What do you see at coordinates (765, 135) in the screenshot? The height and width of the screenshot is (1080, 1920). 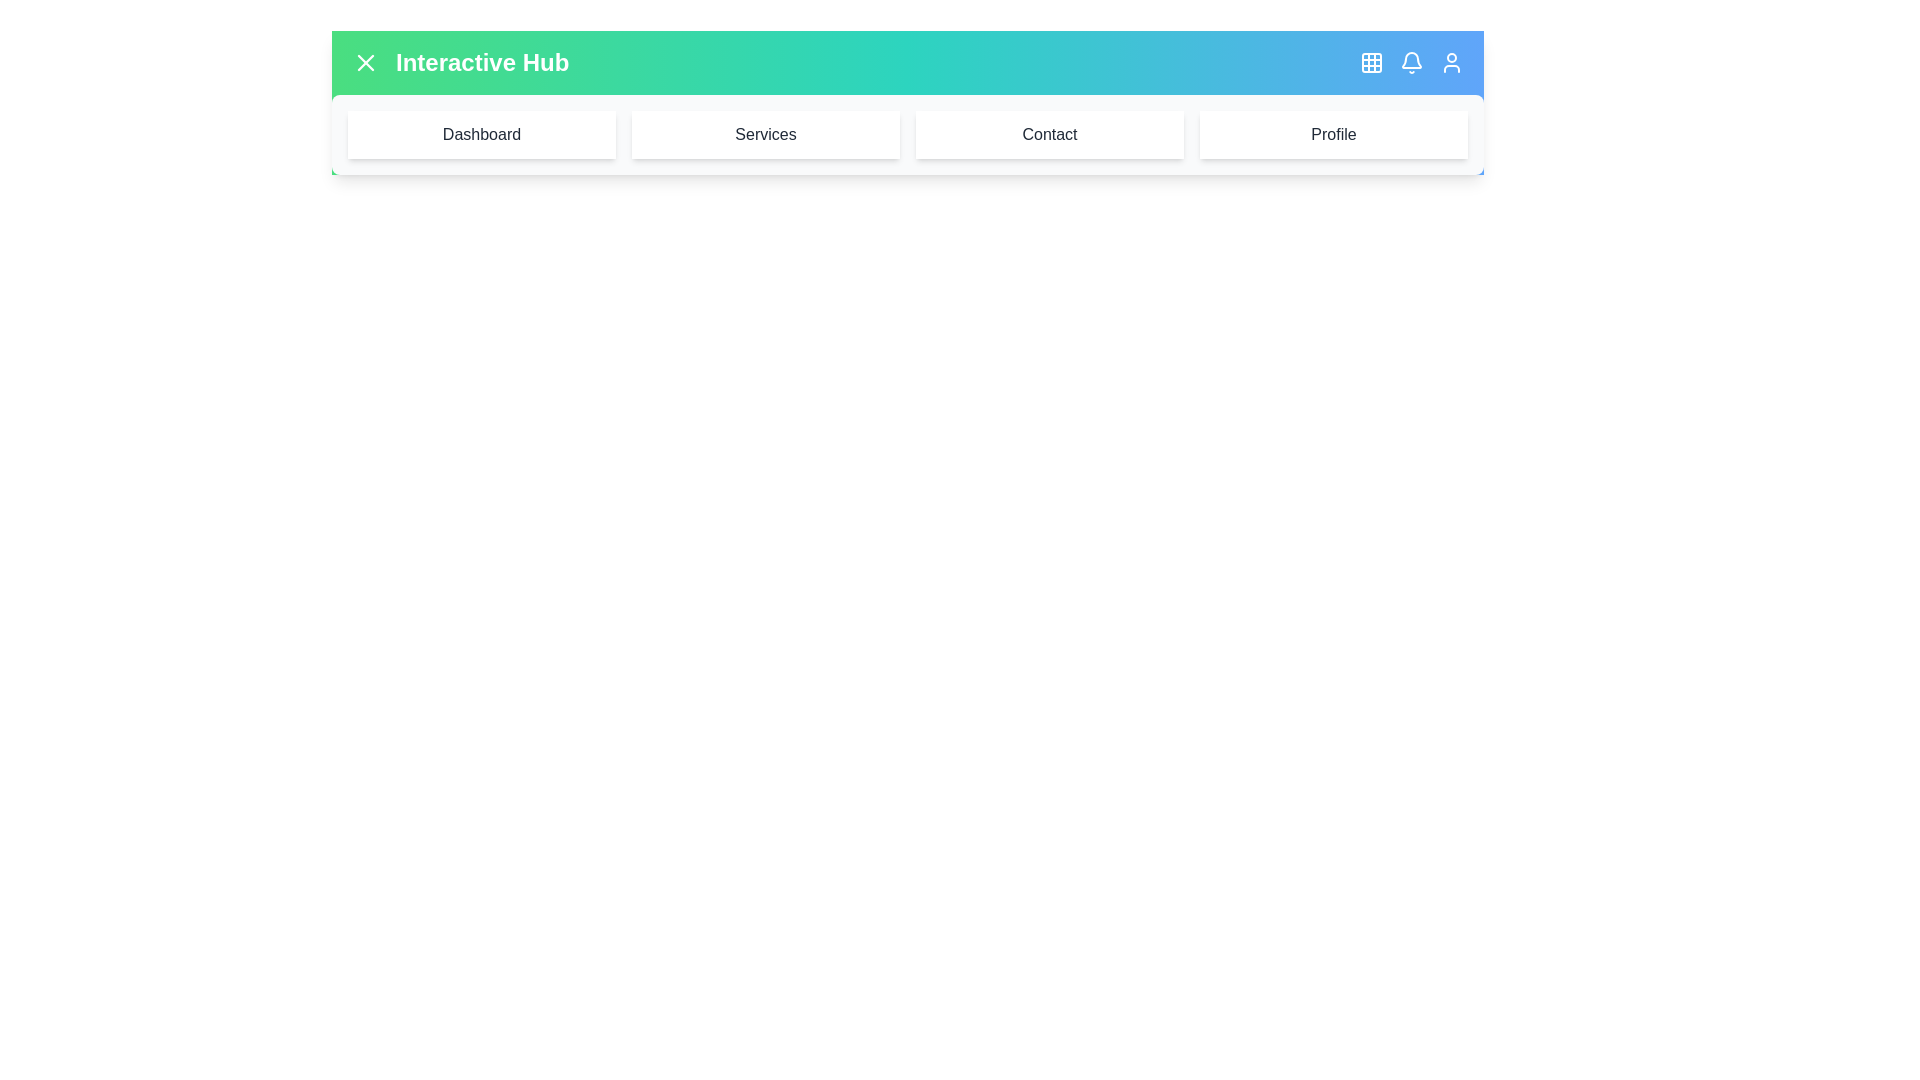 I see `the menu item Services` at bounding box center [765, 135].